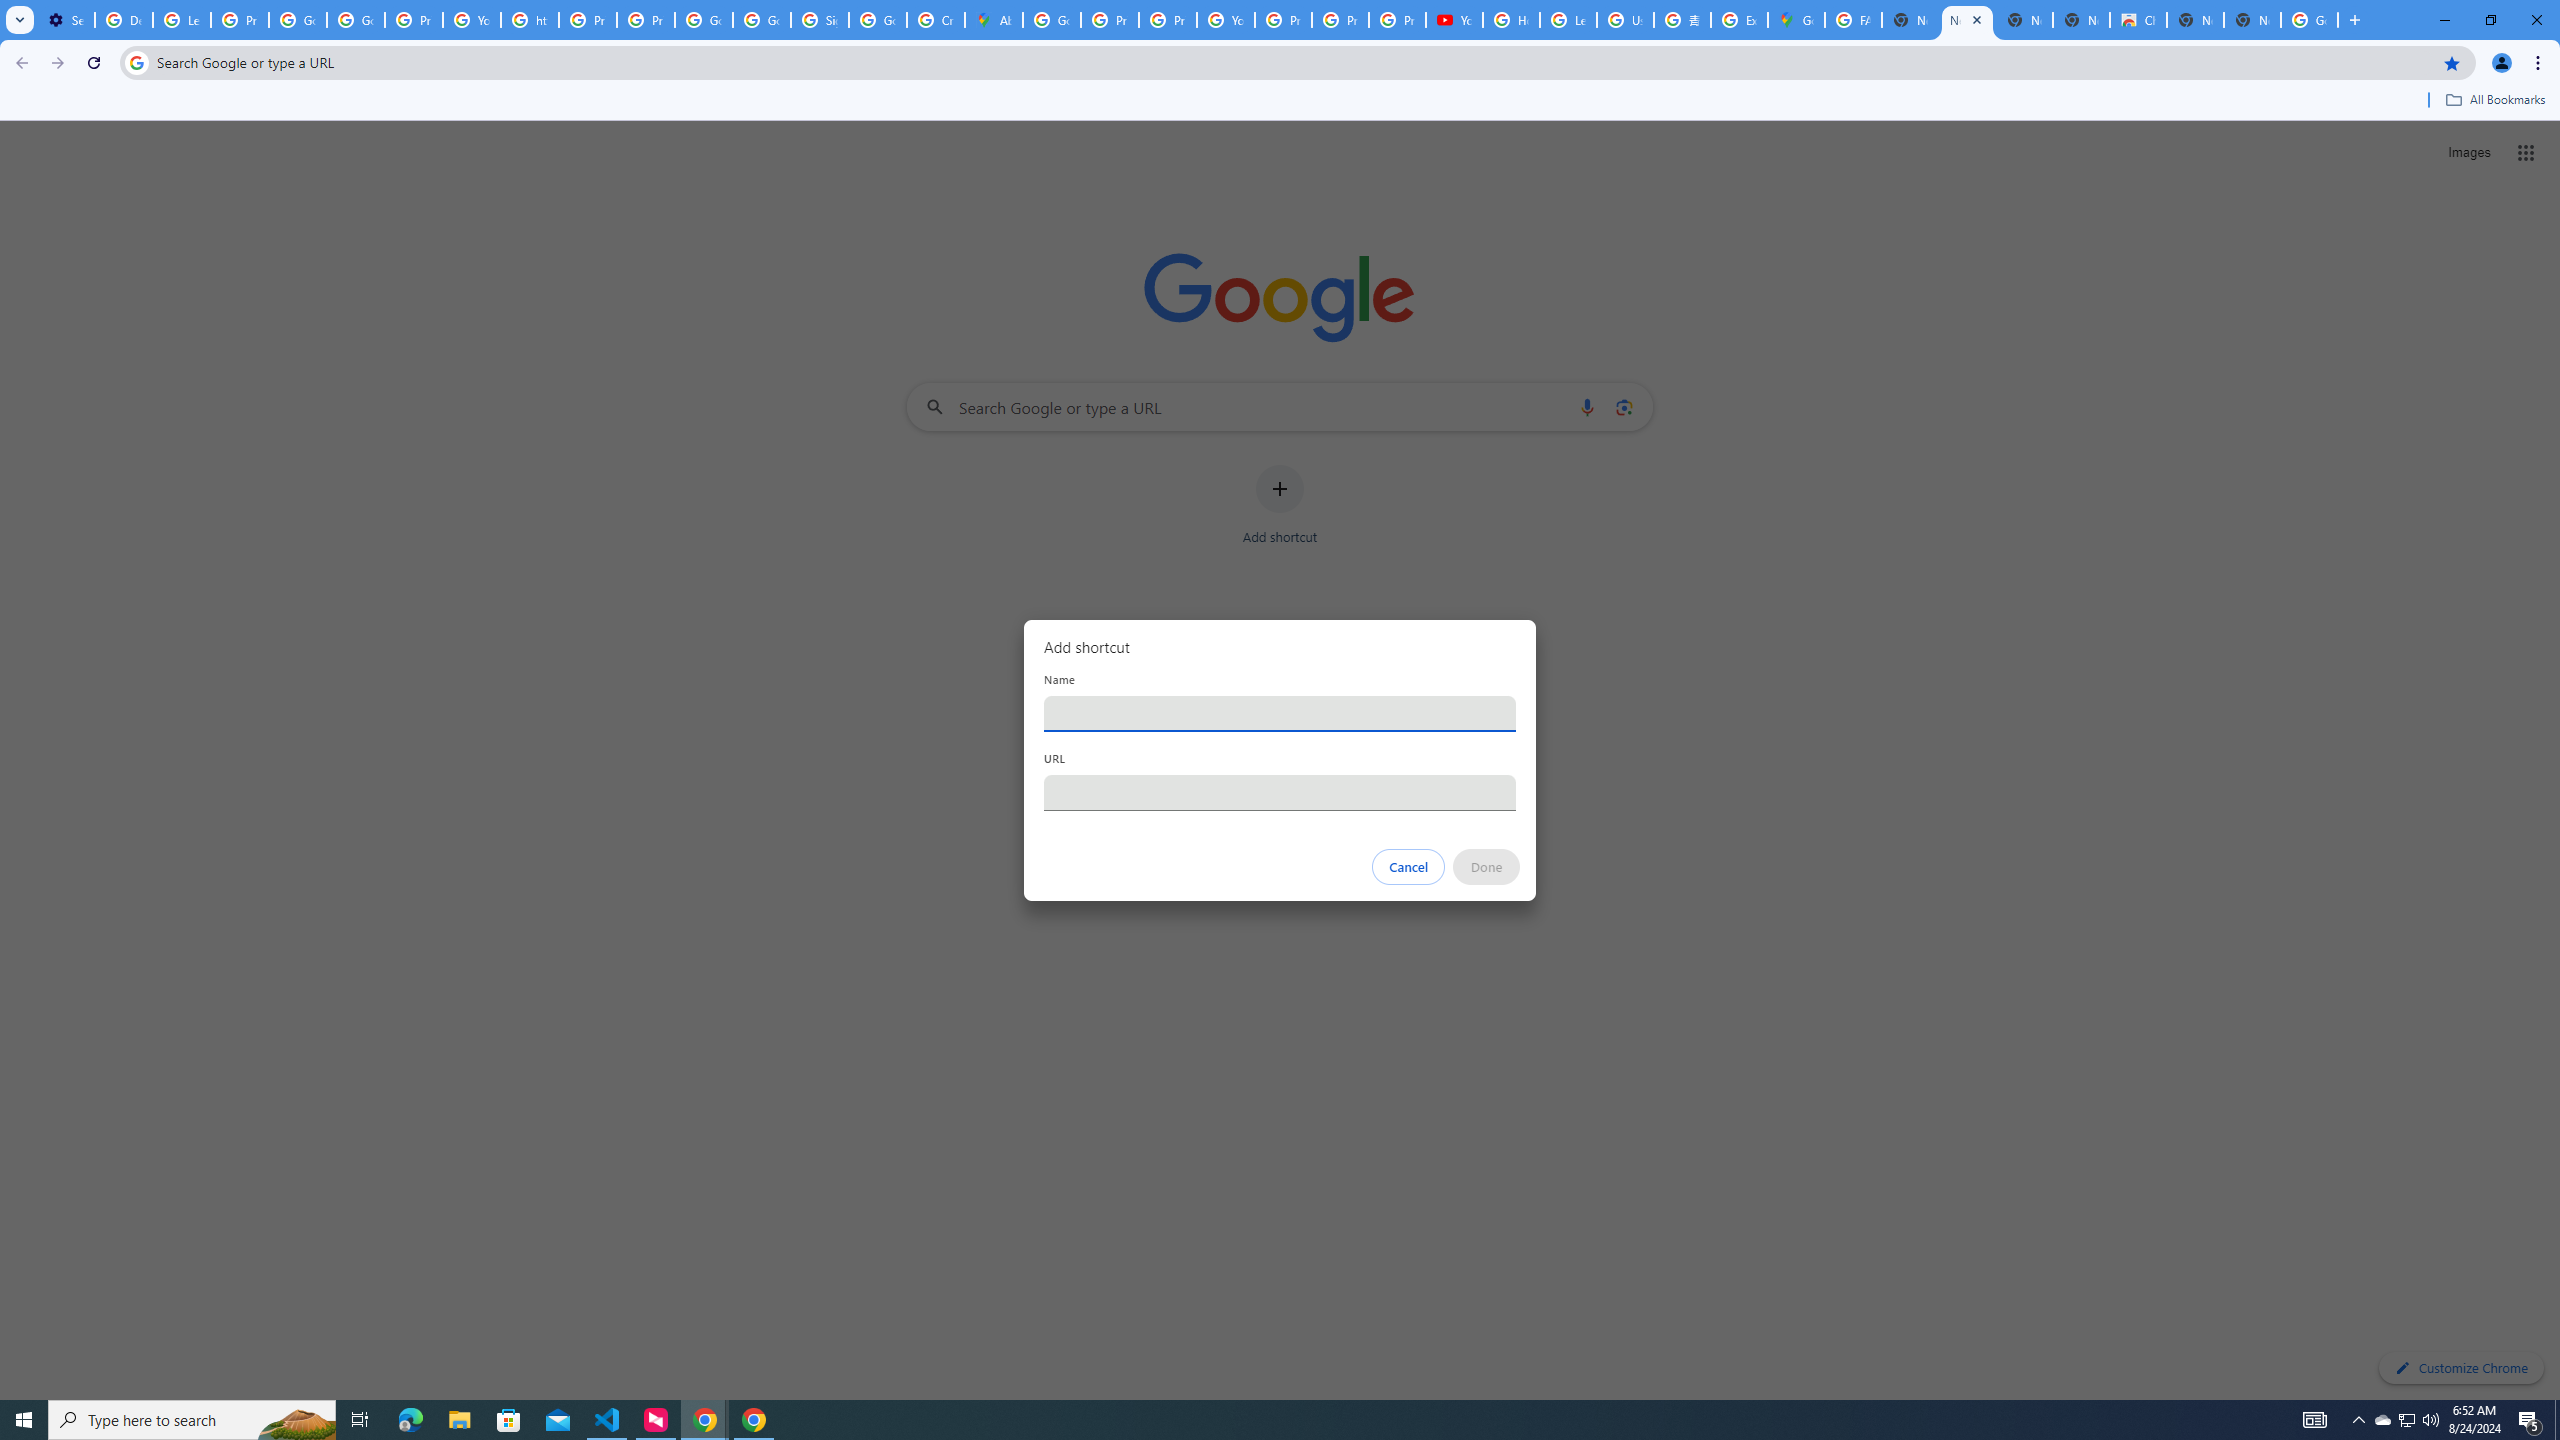 The image size is (2560, 1440). Describe the element at coordinates (1409, 866) in the screenshot. I see `'Cancel'` at that location.